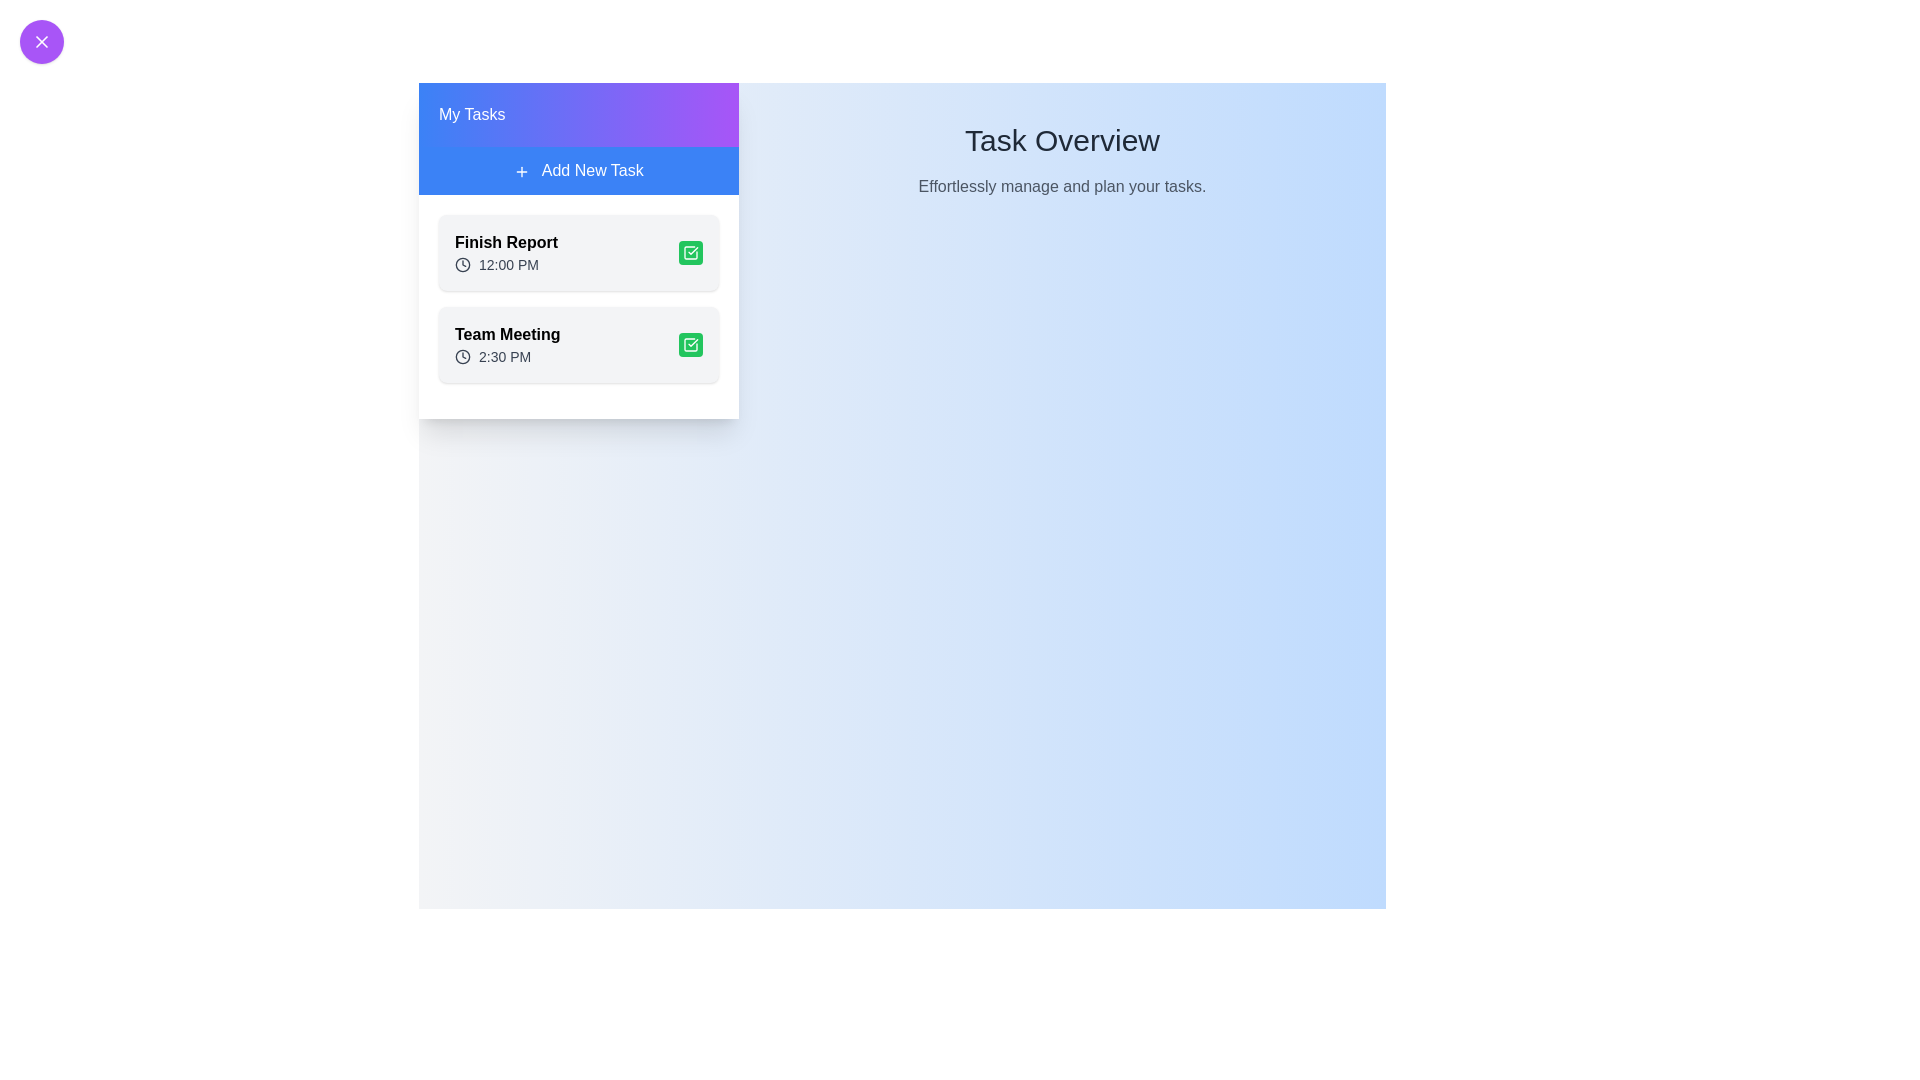 The width and height of the screenshot is (1920, 1080). What do you see at coordinates (691, 343) in the screenshot?
I see `green button next to the task titled 'Team Meeting' to mark it as completed` at bounding box center [691, 343].